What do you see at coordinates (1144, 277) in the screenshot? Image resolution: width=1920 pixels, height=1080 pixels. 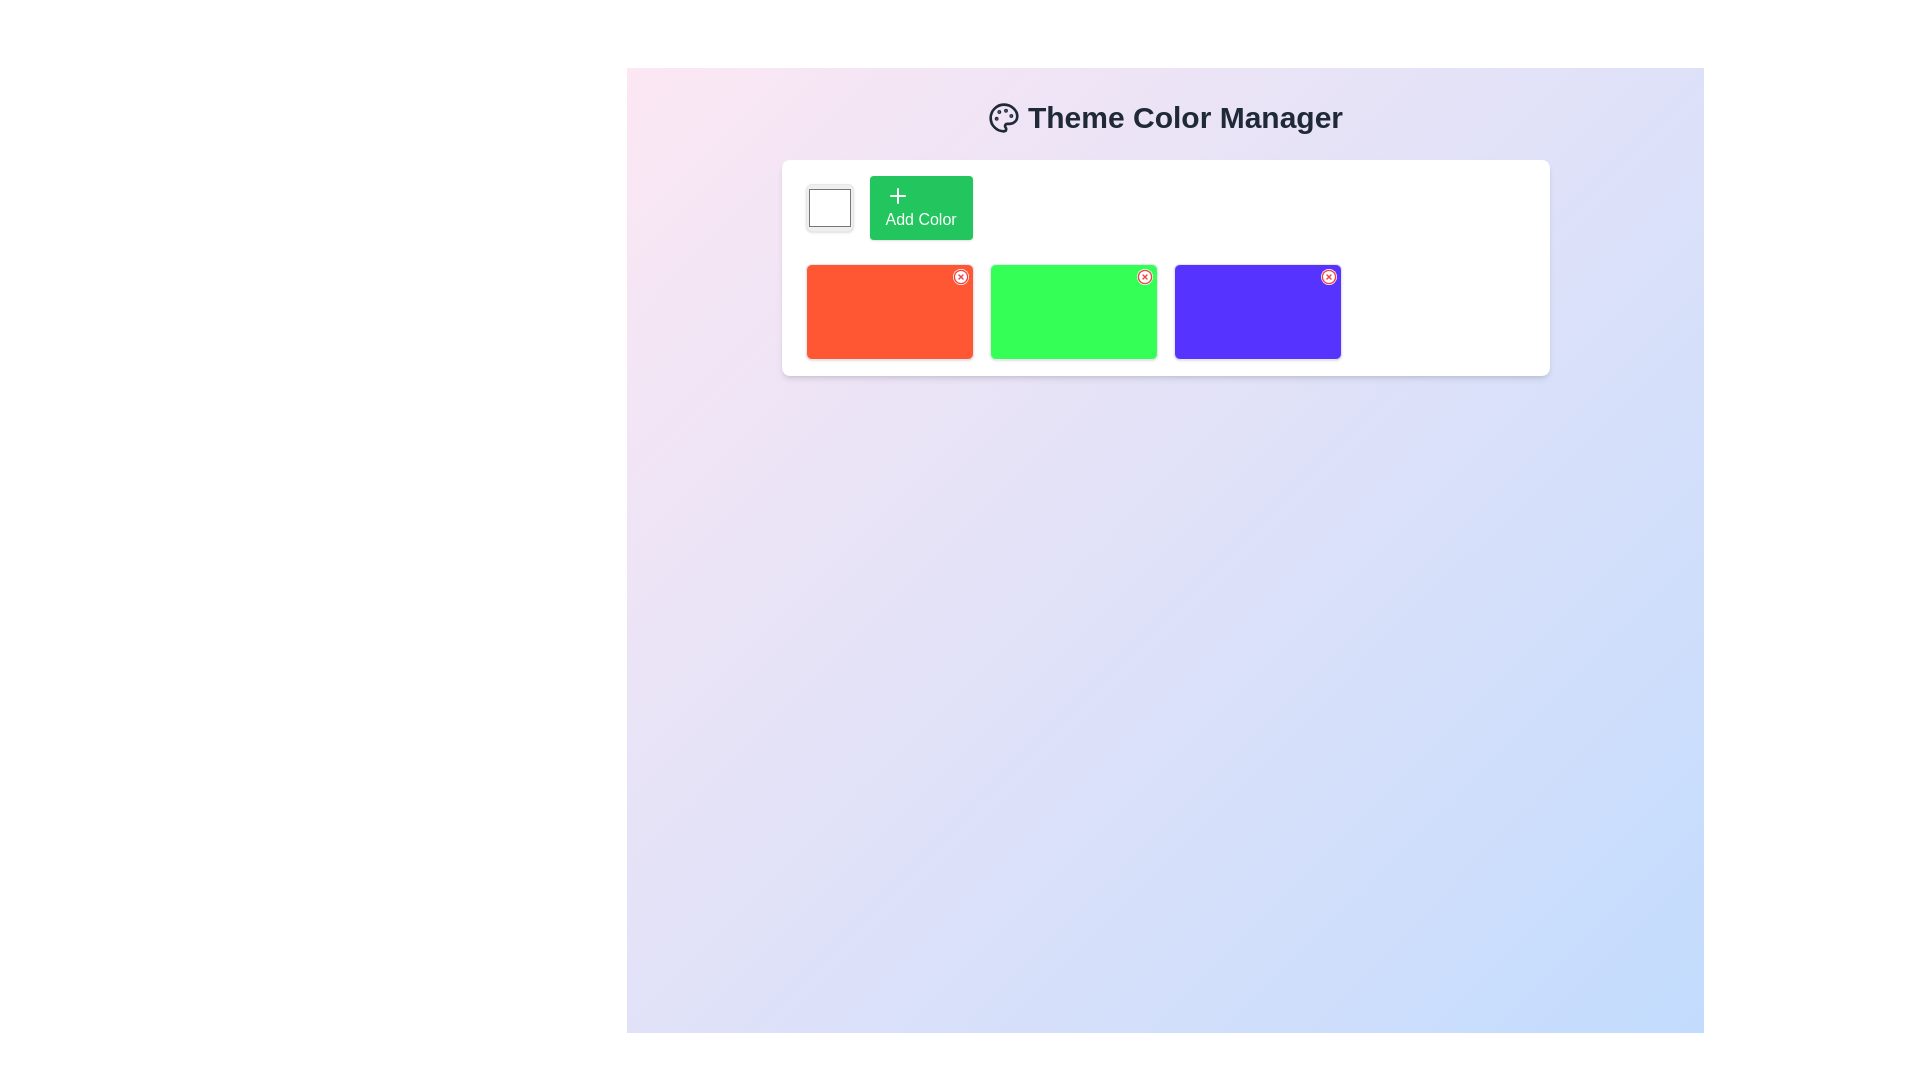 I see `the close button located at the top-right corner of the green rectangular tile, which is the middle tile among three adjacent colored tiles` at bounding box center [1144, 277].